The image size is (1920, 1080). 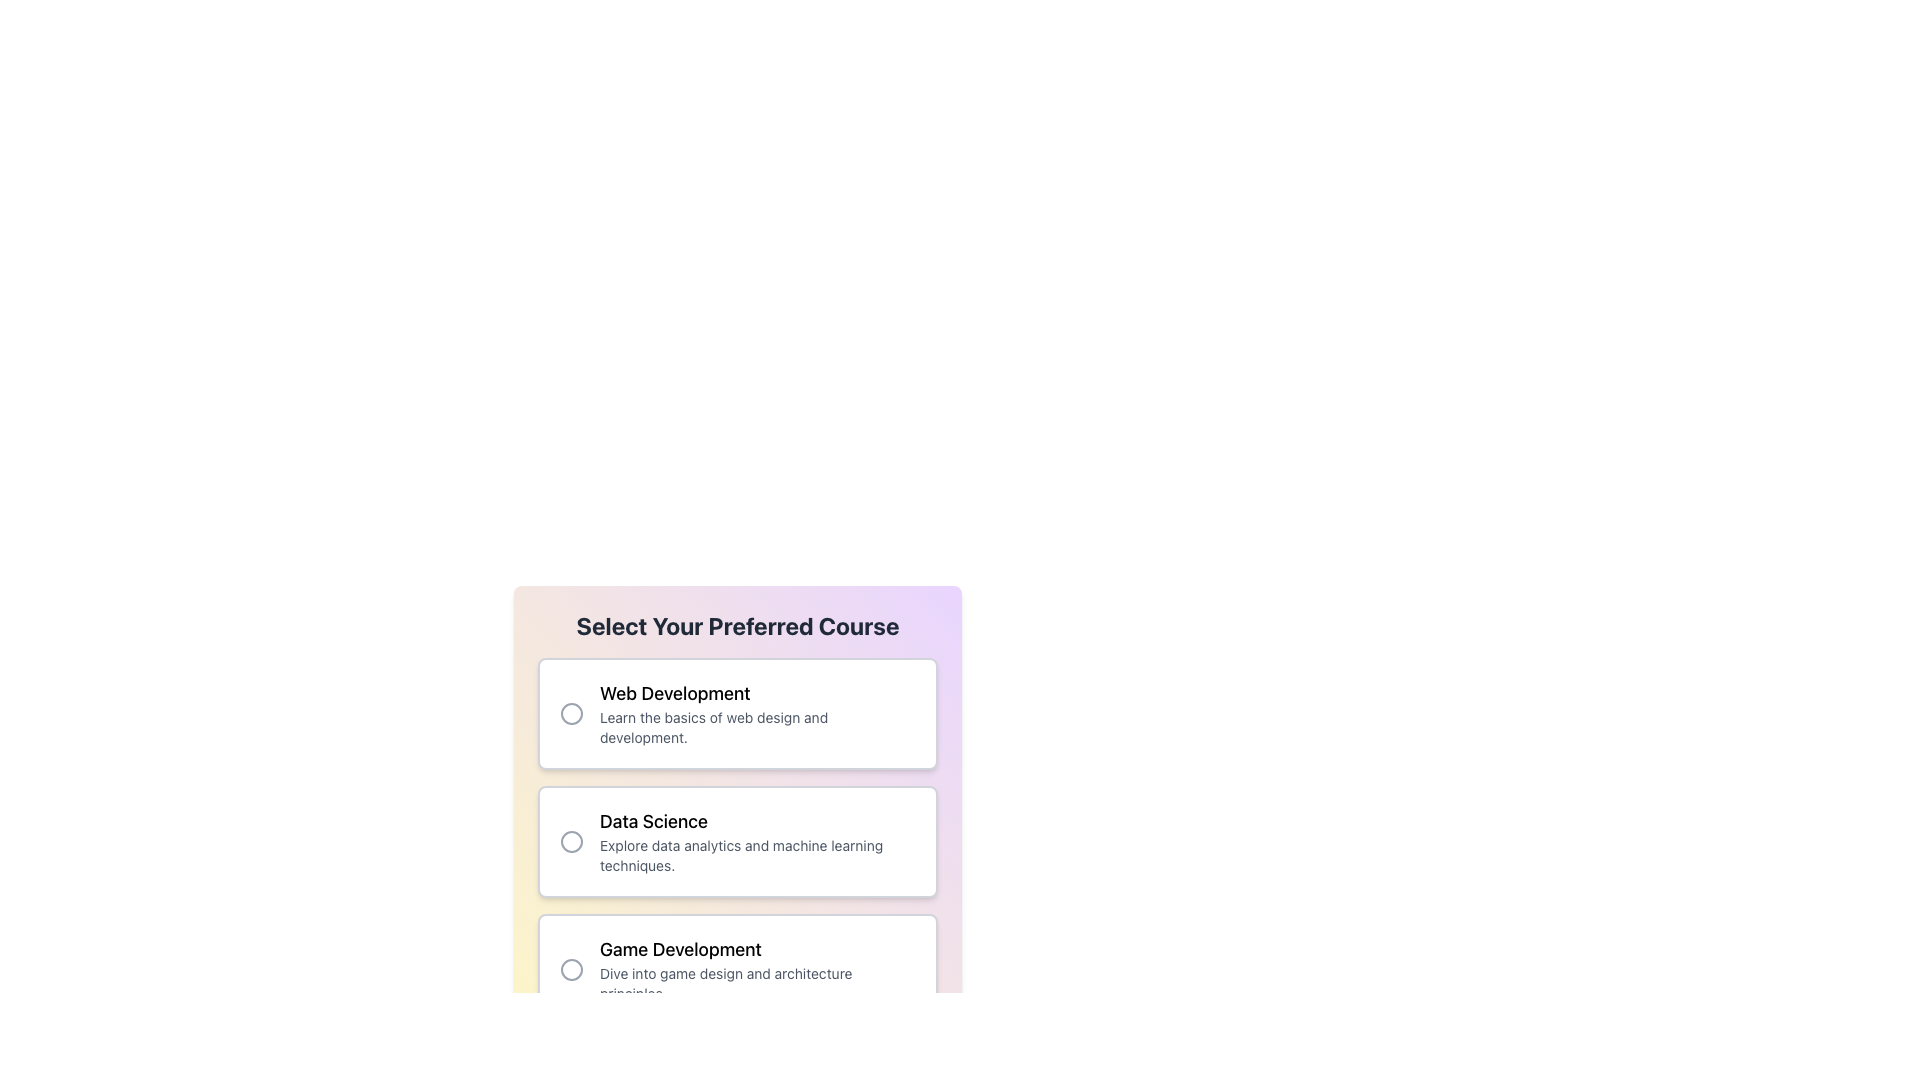 I want to click on the 'Data Science' interactive card, so click(x=737, y=841).